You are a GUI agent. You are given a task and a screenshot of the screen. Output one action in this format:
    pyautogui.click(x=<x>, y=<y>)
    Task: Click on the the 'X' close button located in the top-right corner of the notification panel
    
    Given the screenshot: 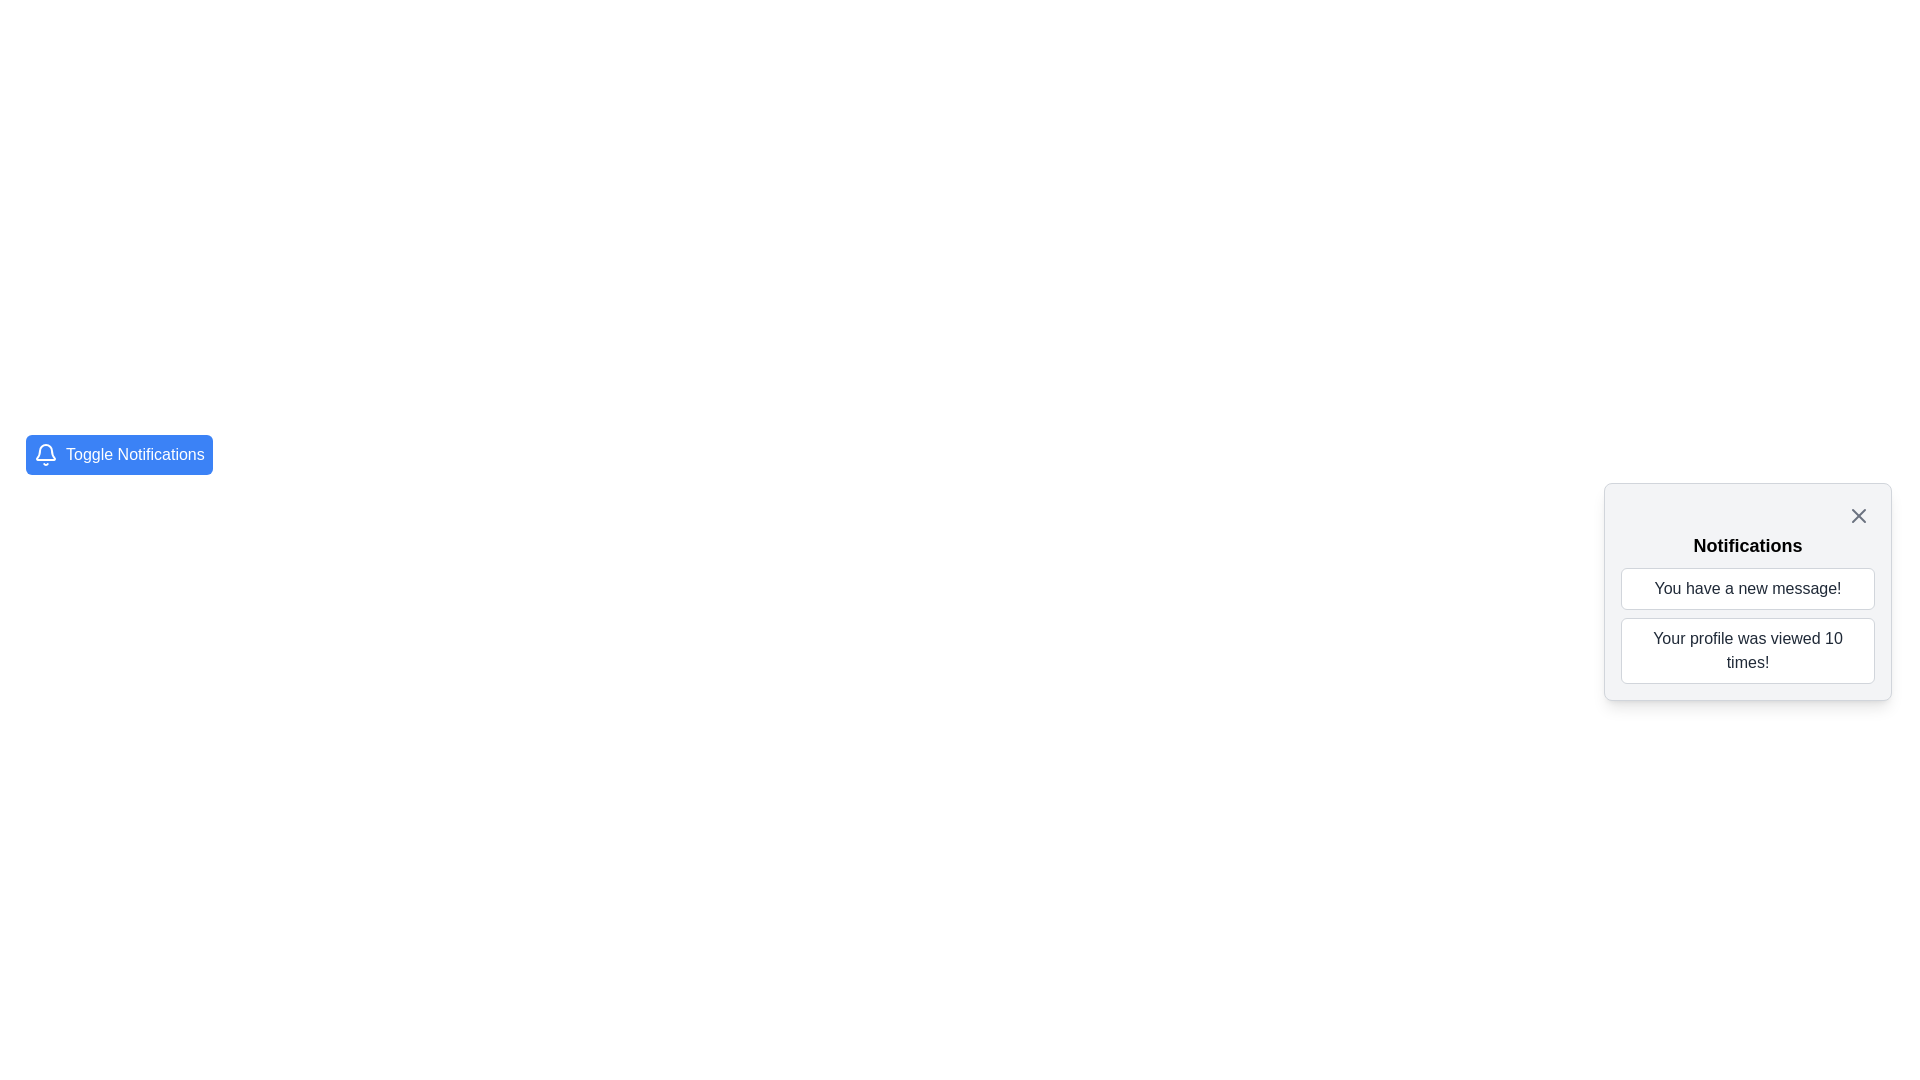 What is the action you would take?
    pyautogui.click(x=1857, y=515)
    